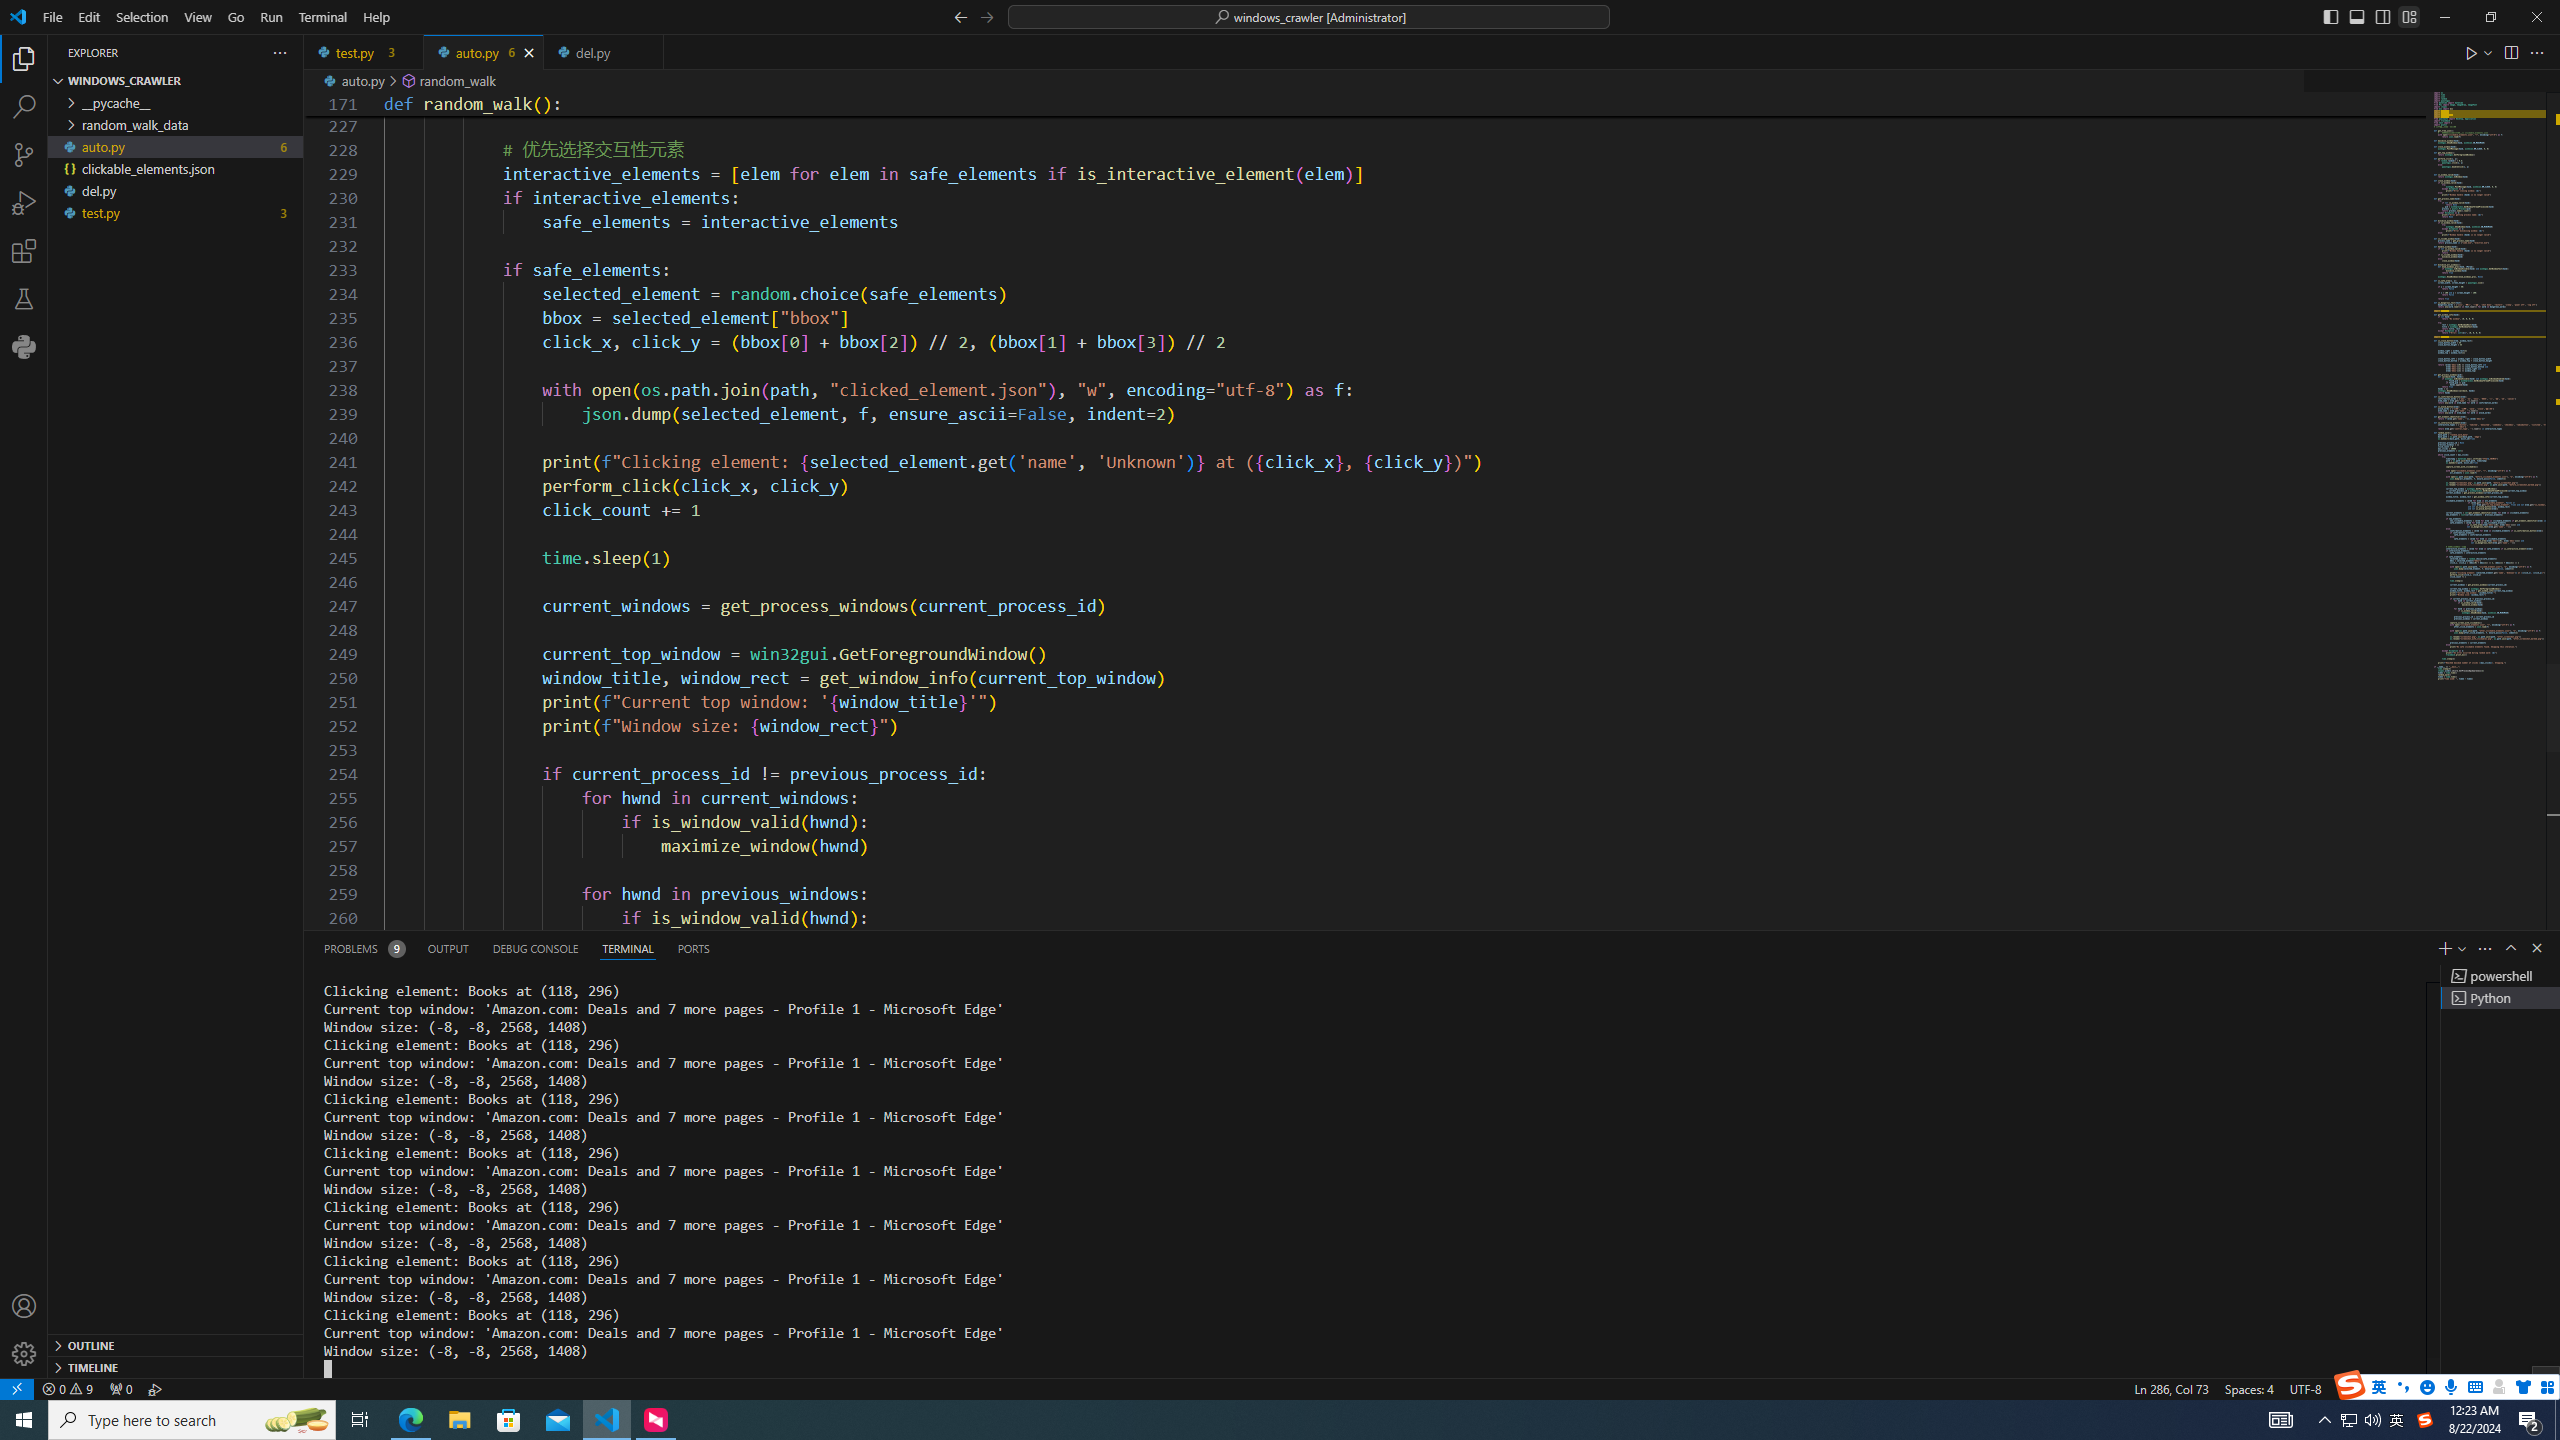 This screenshot has width=2560, height=1440. What do you see at coordinates (270, 16) in the screenshot?
I see `'Run'` at bounding box center [270, 16].